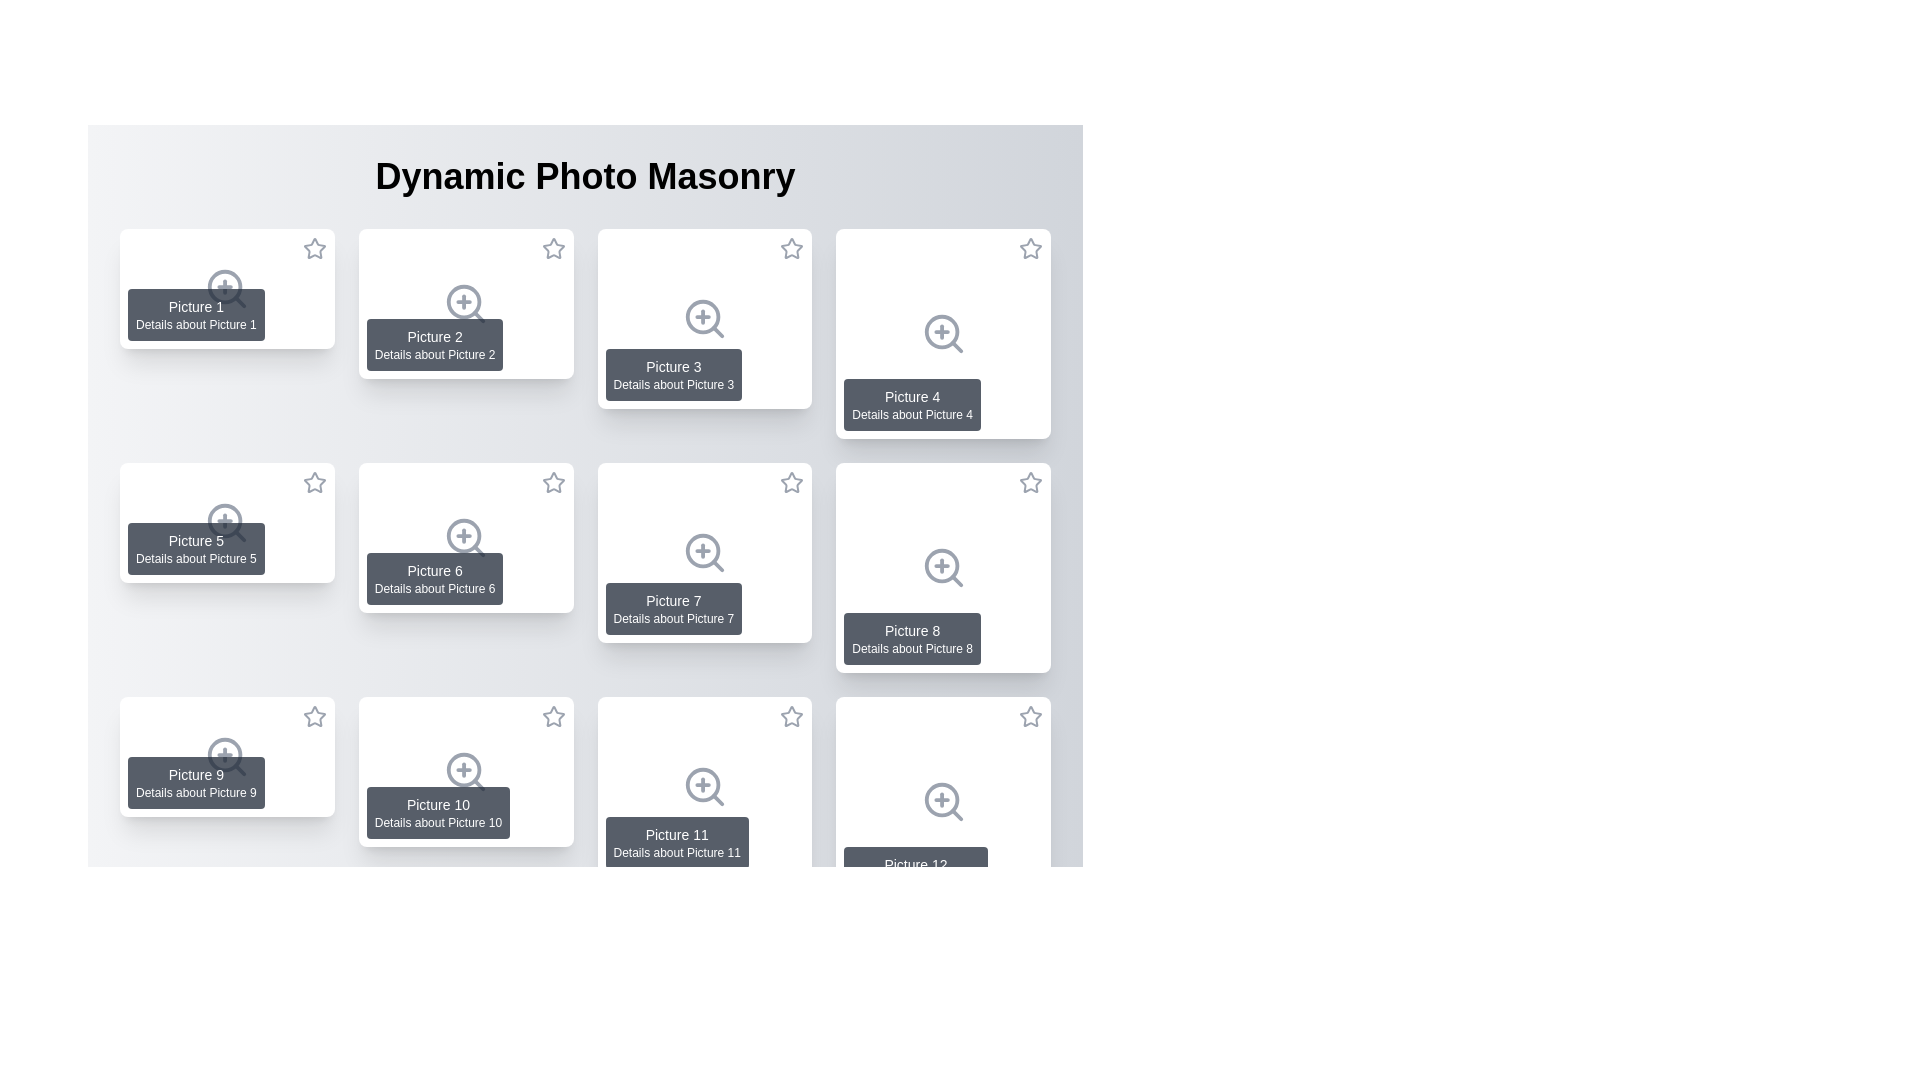 Image resolution: width=1920 pixels, height=1080 pixels. Describe the element at coordinates (227, 522) in the screenshot. I see `the fifth Card component in the grid layout` at that location.